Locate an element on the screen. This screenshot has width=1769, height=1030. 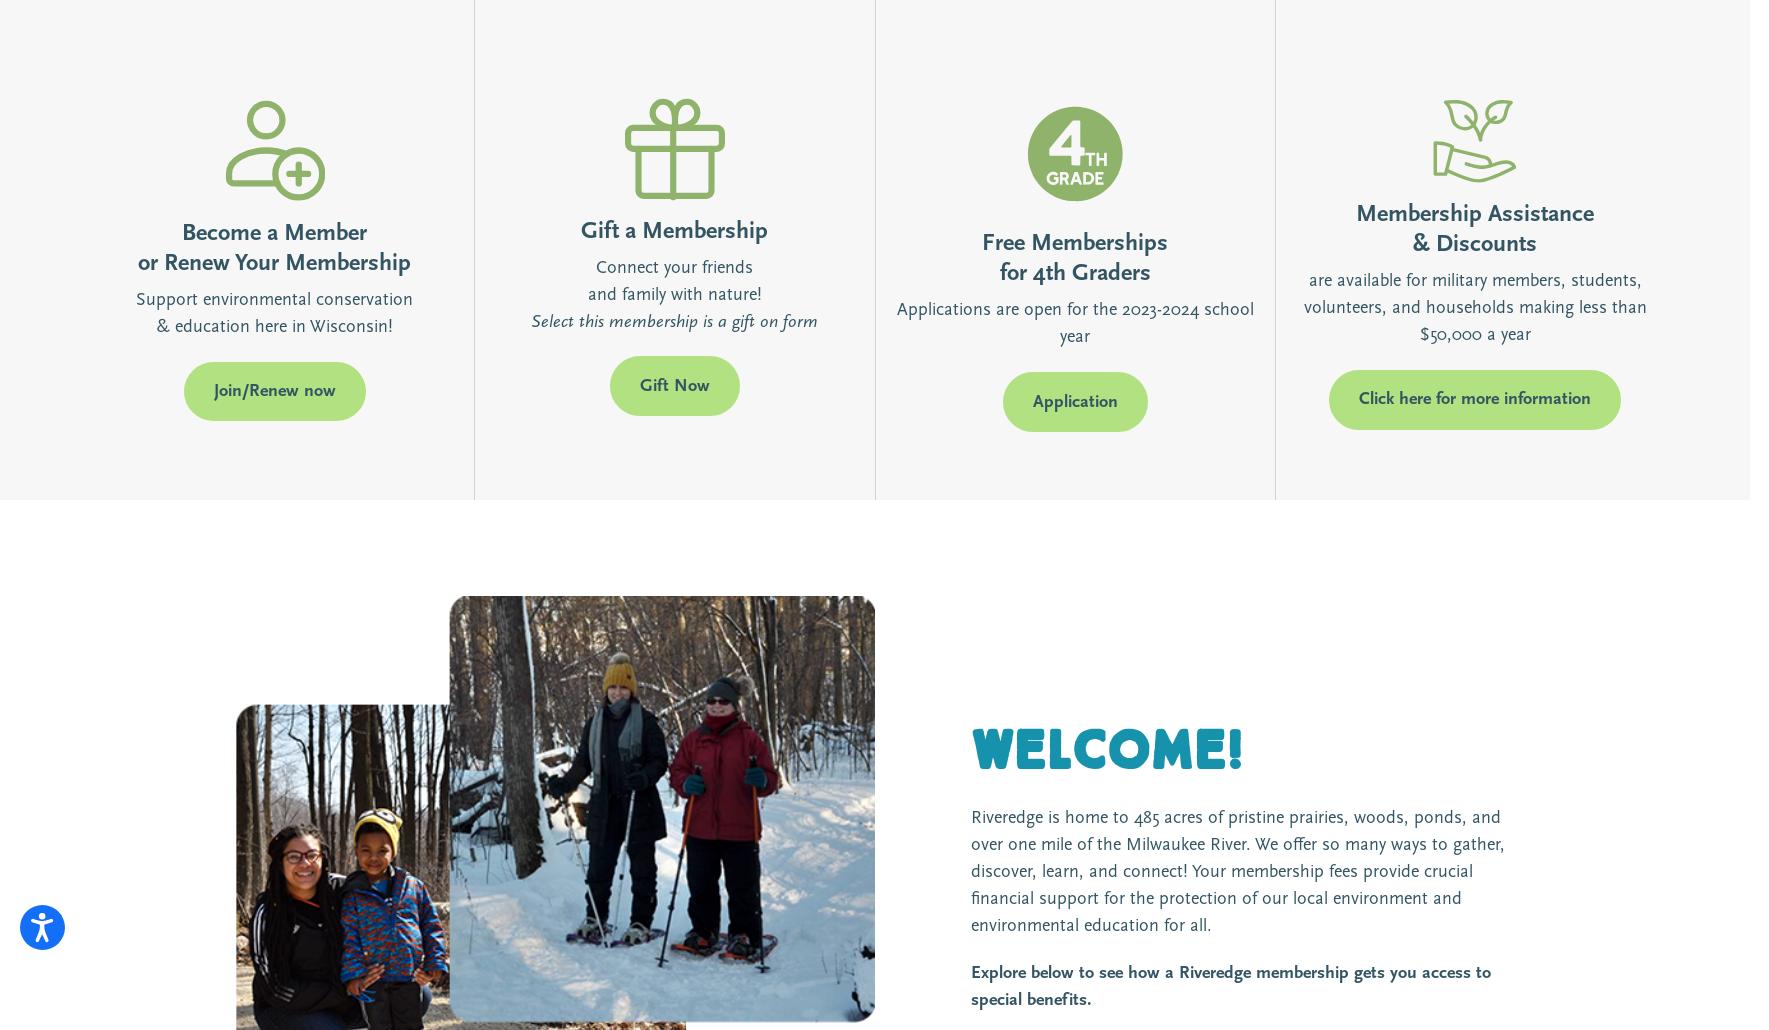
'Membership Assistance' is located at coordinates (1355, 214).